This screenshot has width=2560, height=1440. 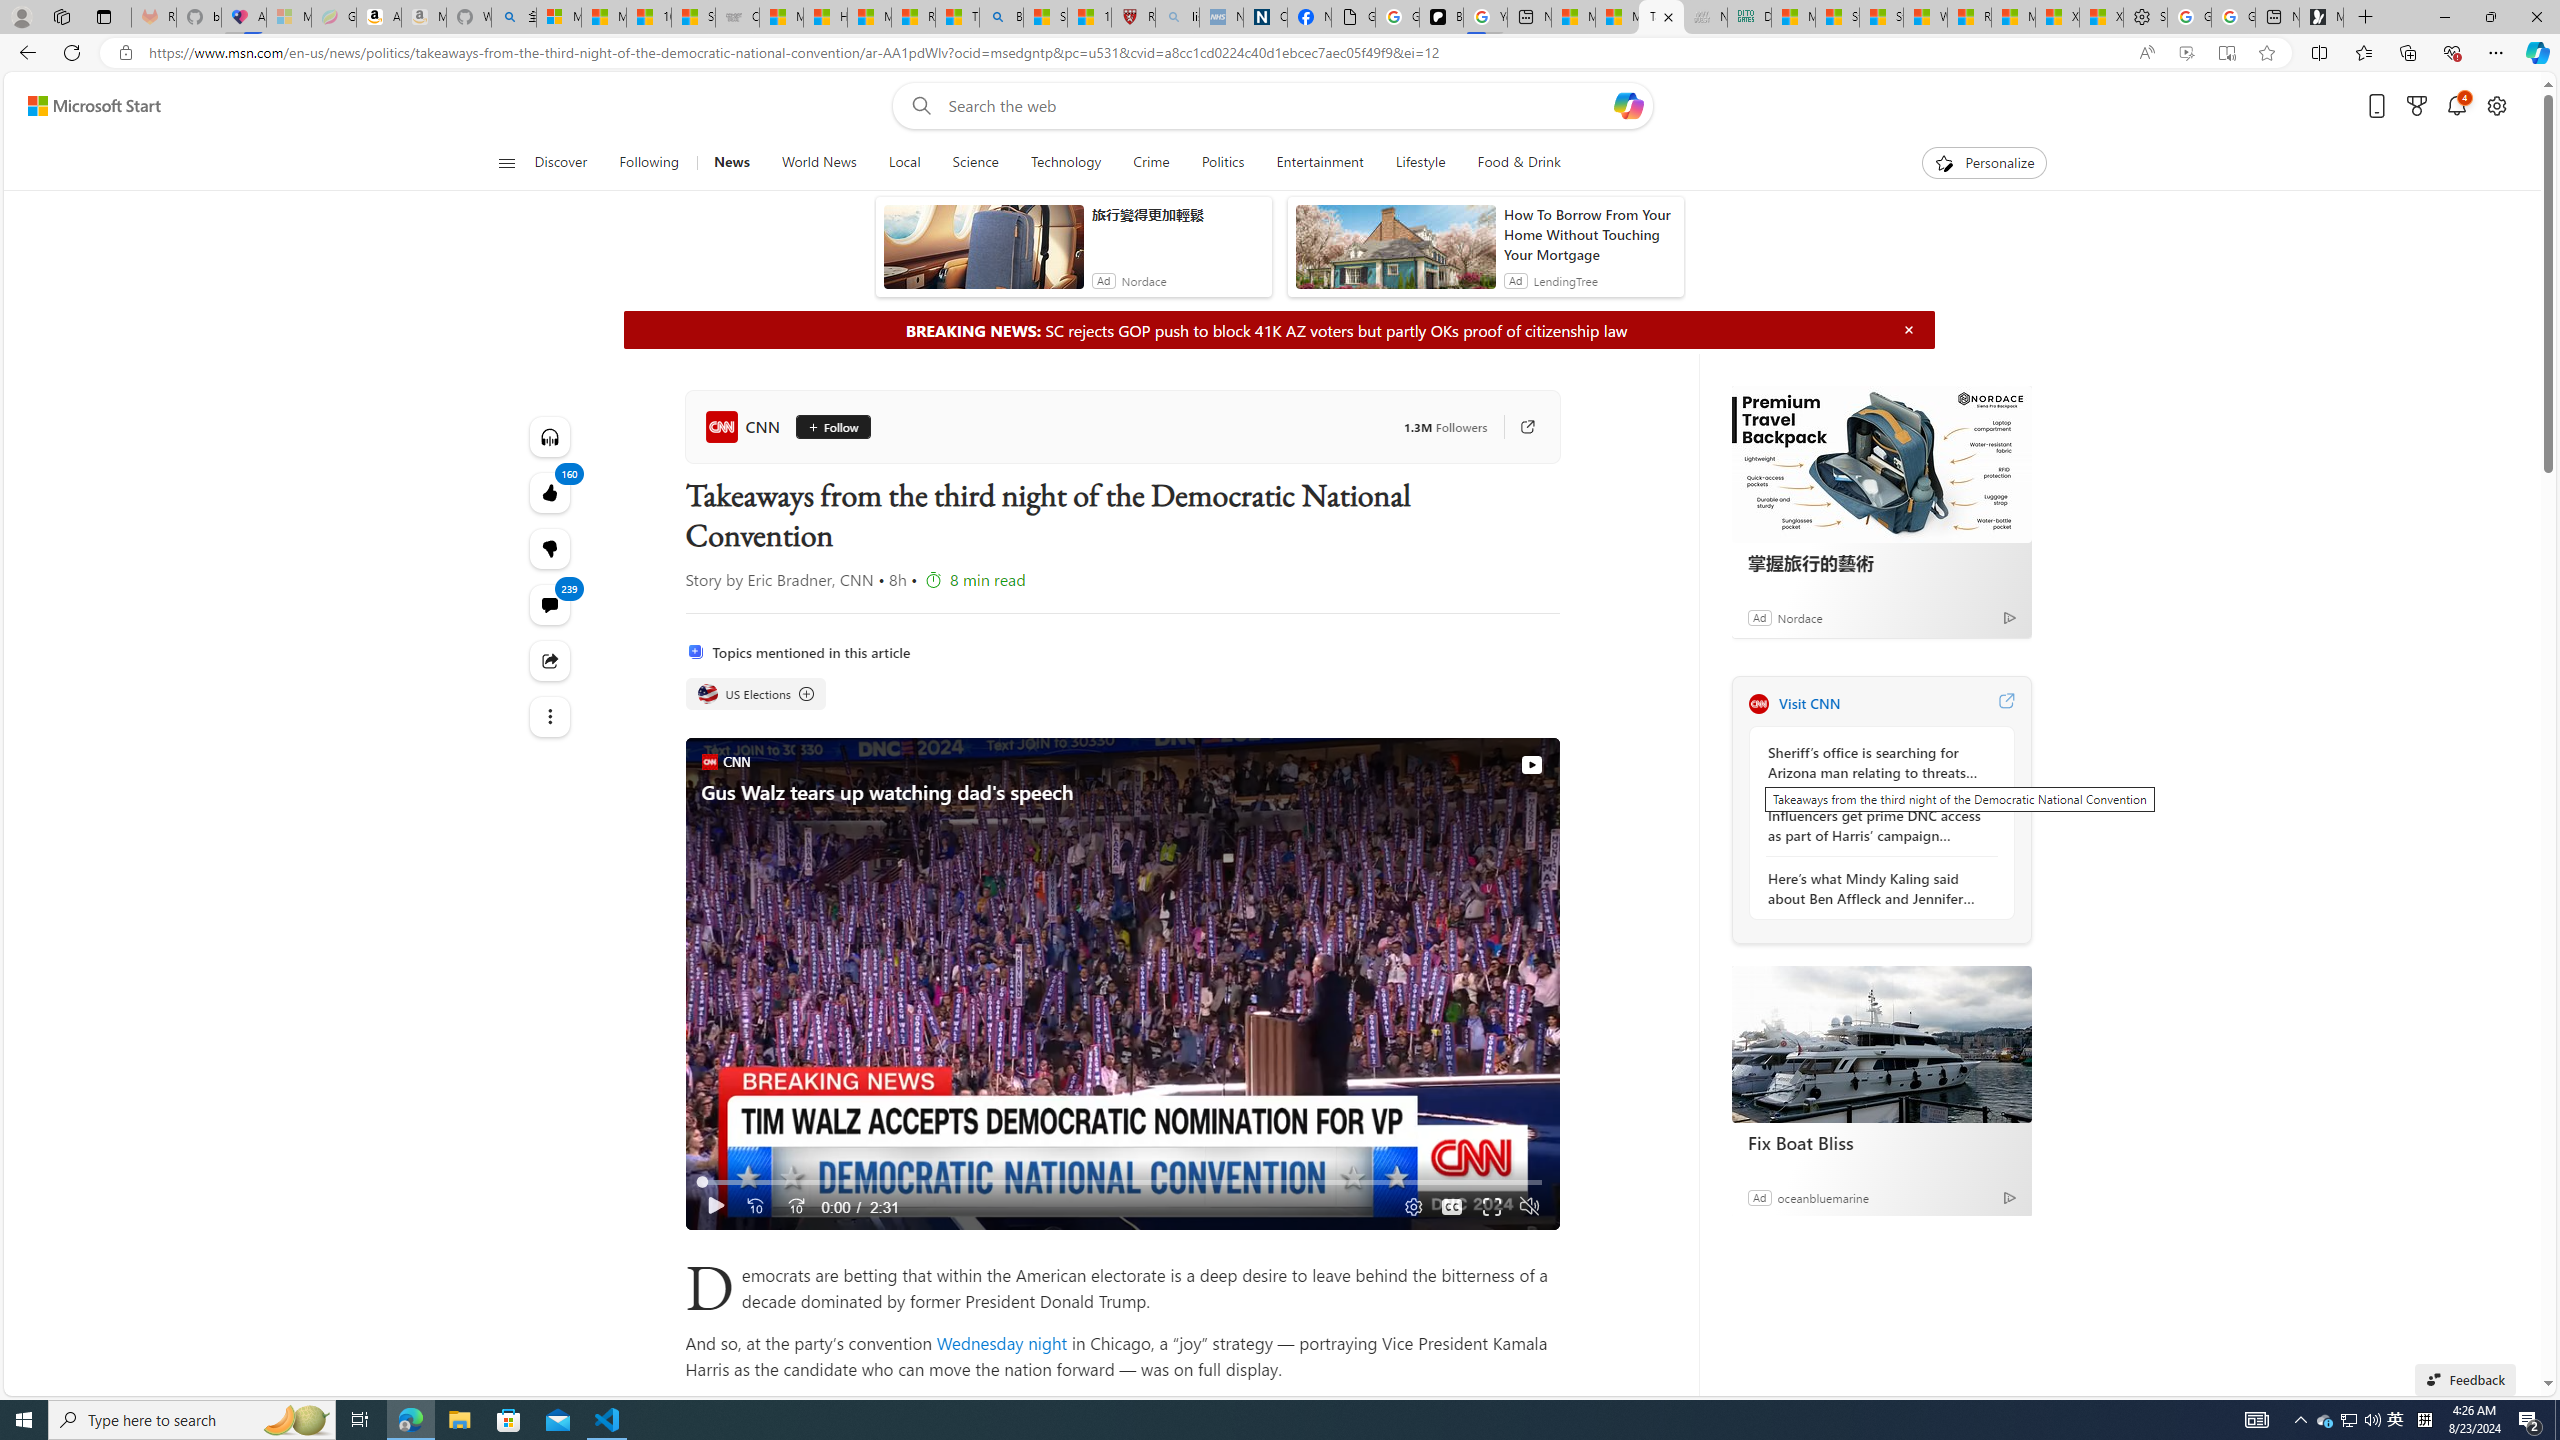 I want to click on 'Enter Immersive Reader (F9)', so click(x=2226, y=53).